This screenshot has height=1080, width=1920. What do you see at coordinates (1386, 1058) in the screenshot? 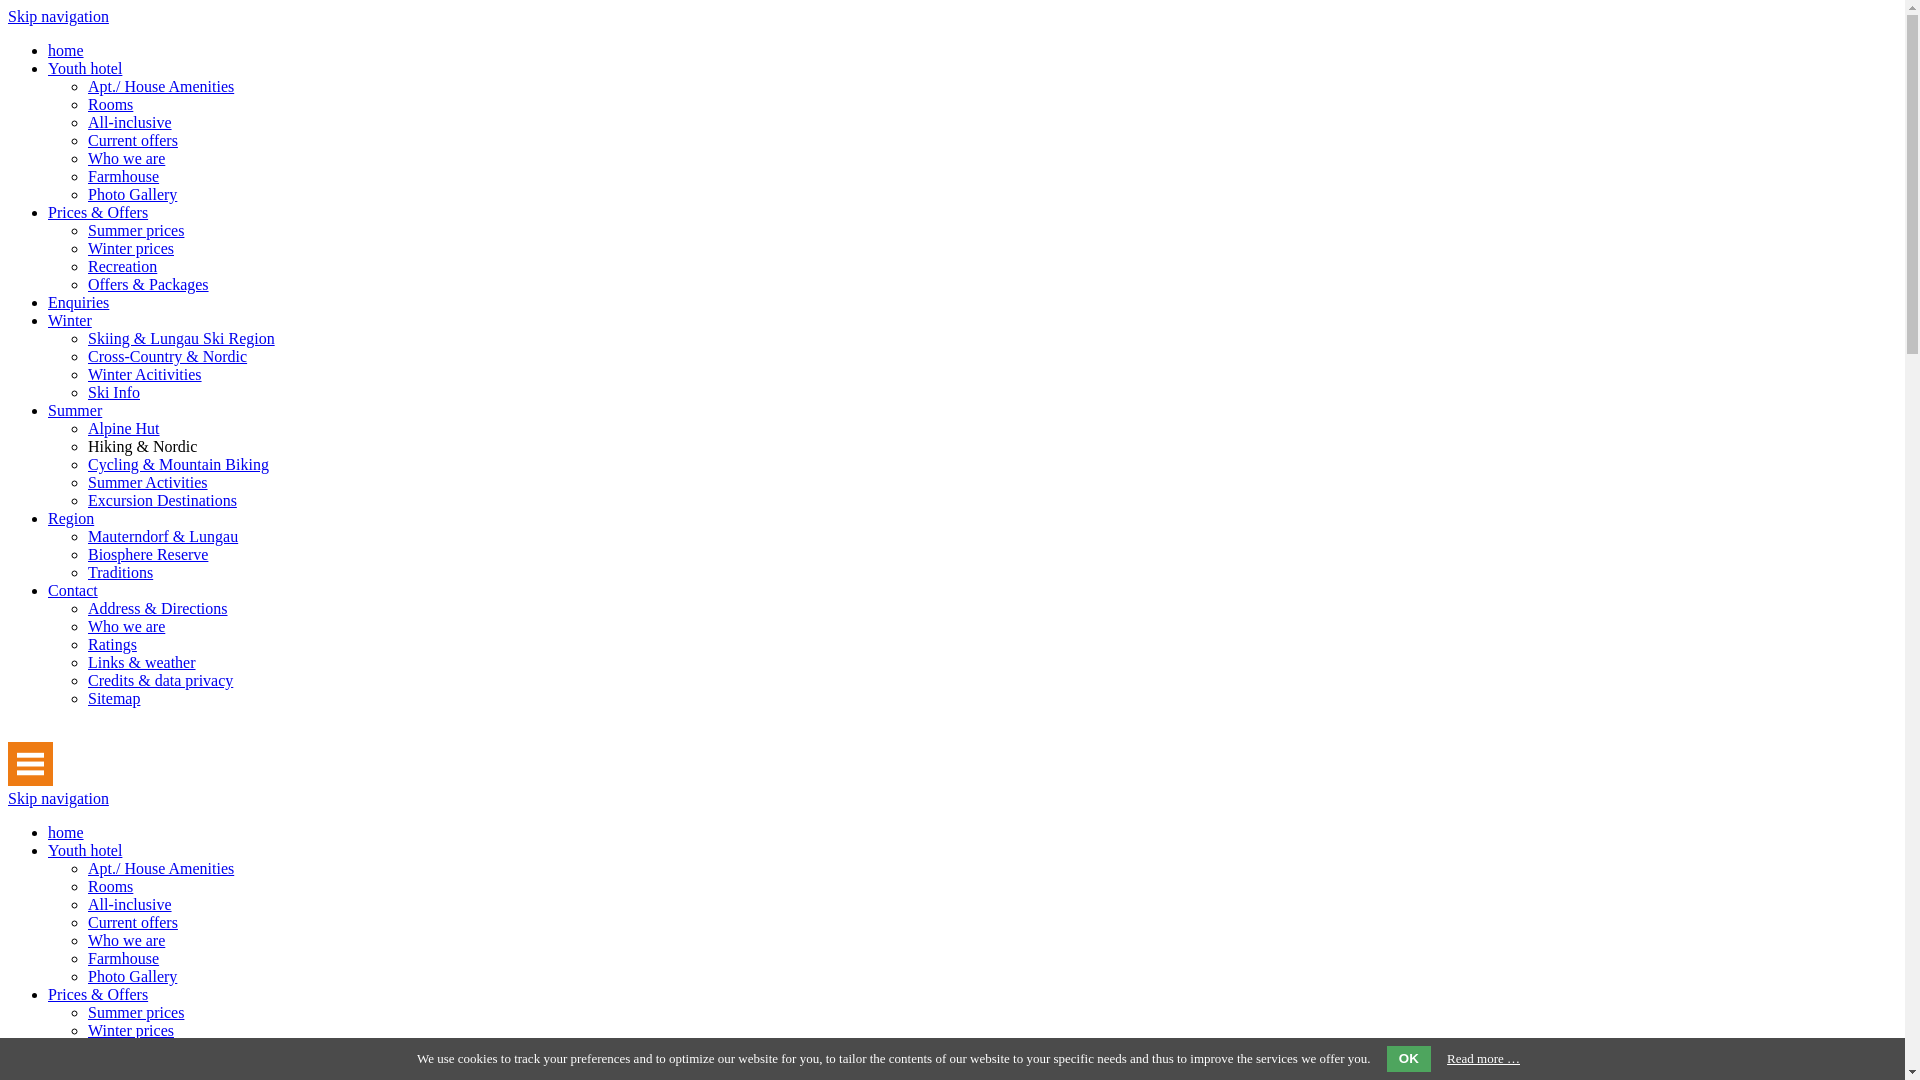
I see `'OK'` at bounding box center [1386, 1058].